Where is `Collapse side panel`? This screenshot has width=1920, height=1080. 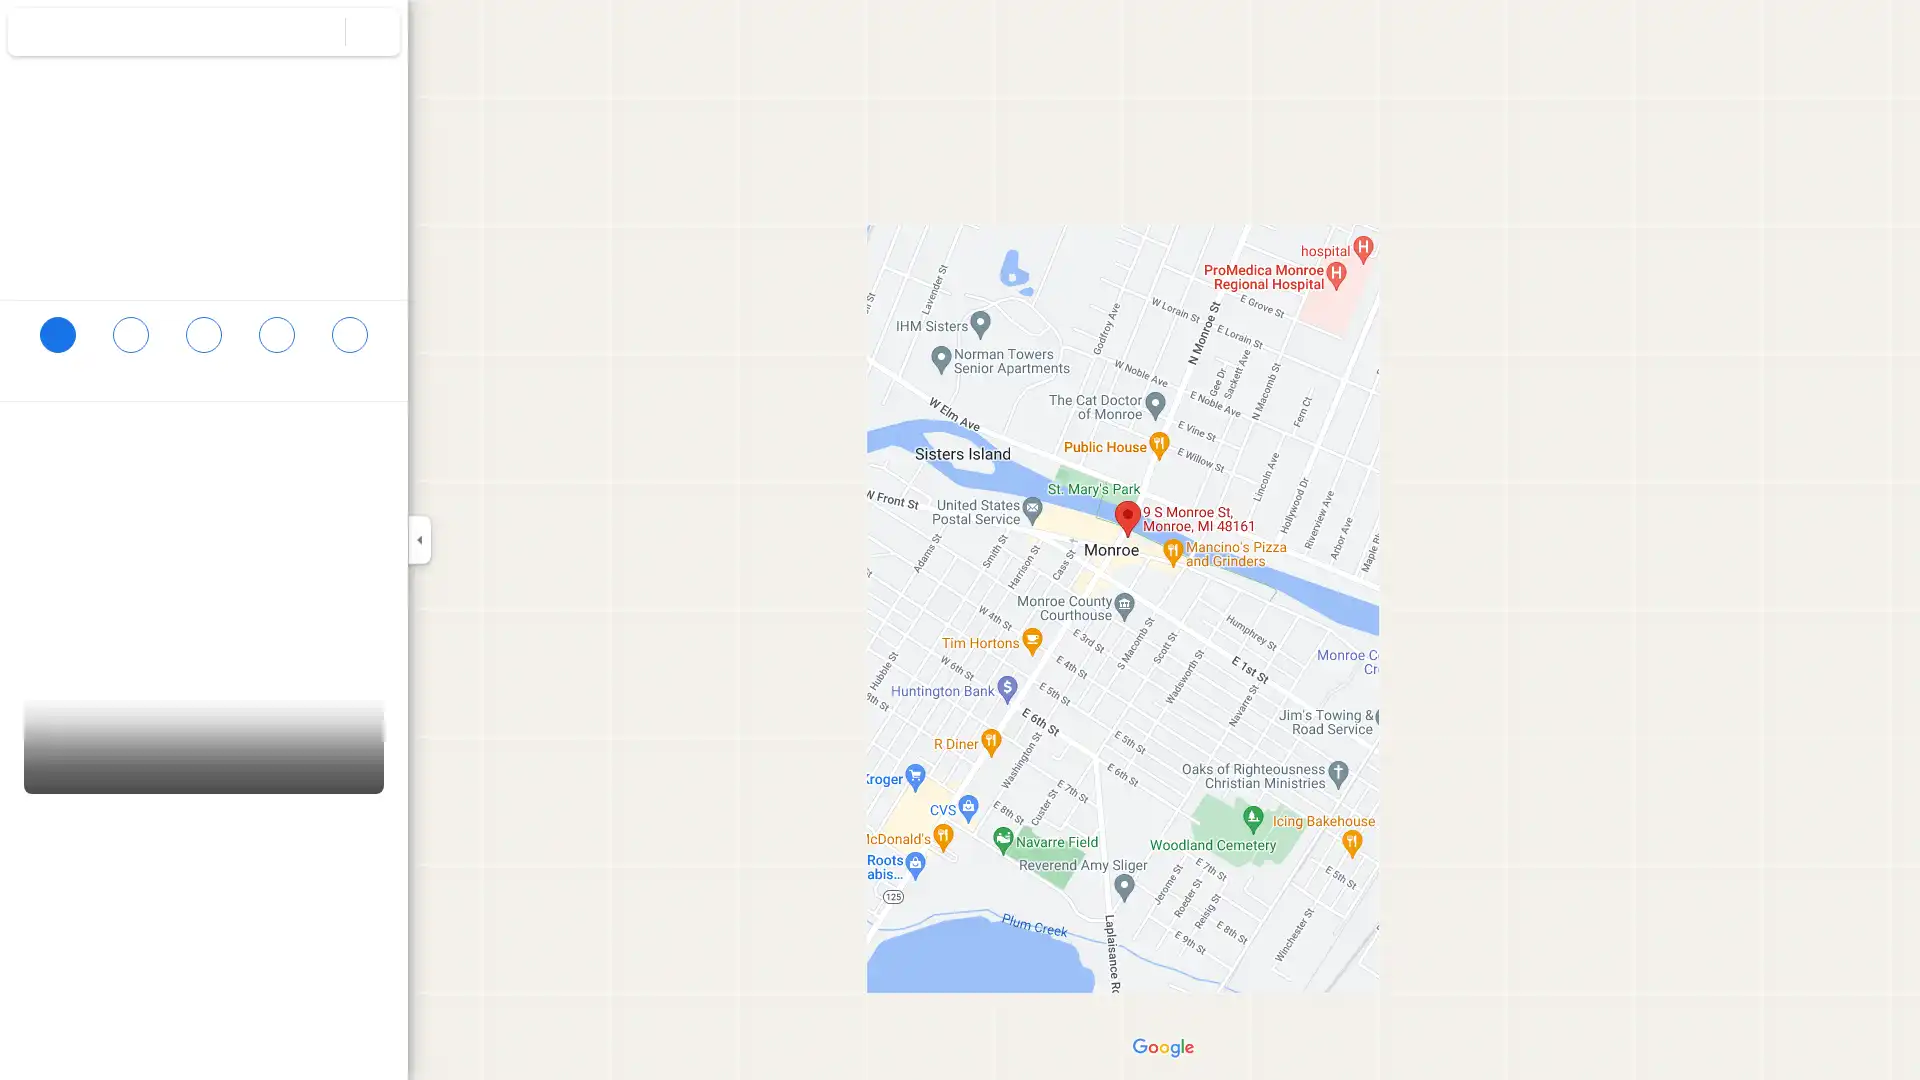 Collapse side panel is located at coordinates (418, 540).